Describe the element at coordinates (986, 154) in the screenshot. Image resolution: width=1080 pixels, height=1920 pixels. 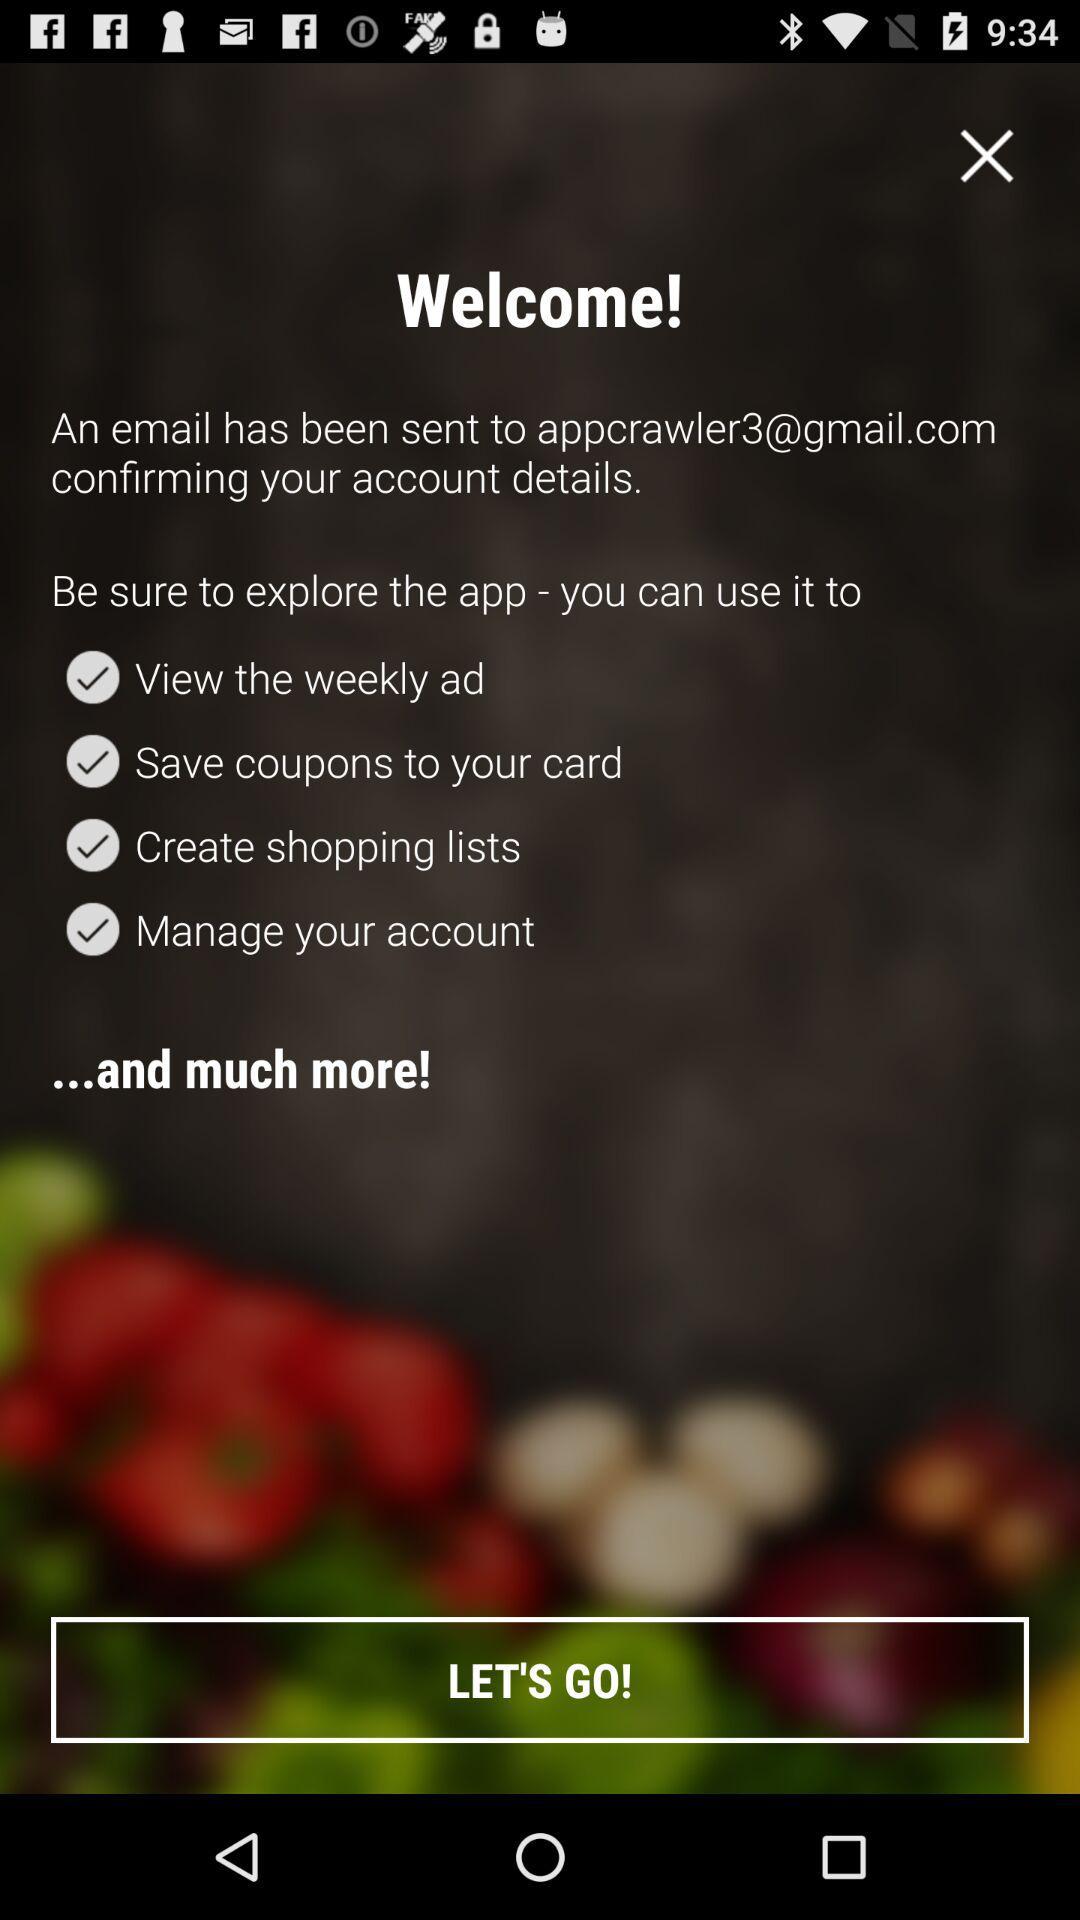
I see `window` at that location.